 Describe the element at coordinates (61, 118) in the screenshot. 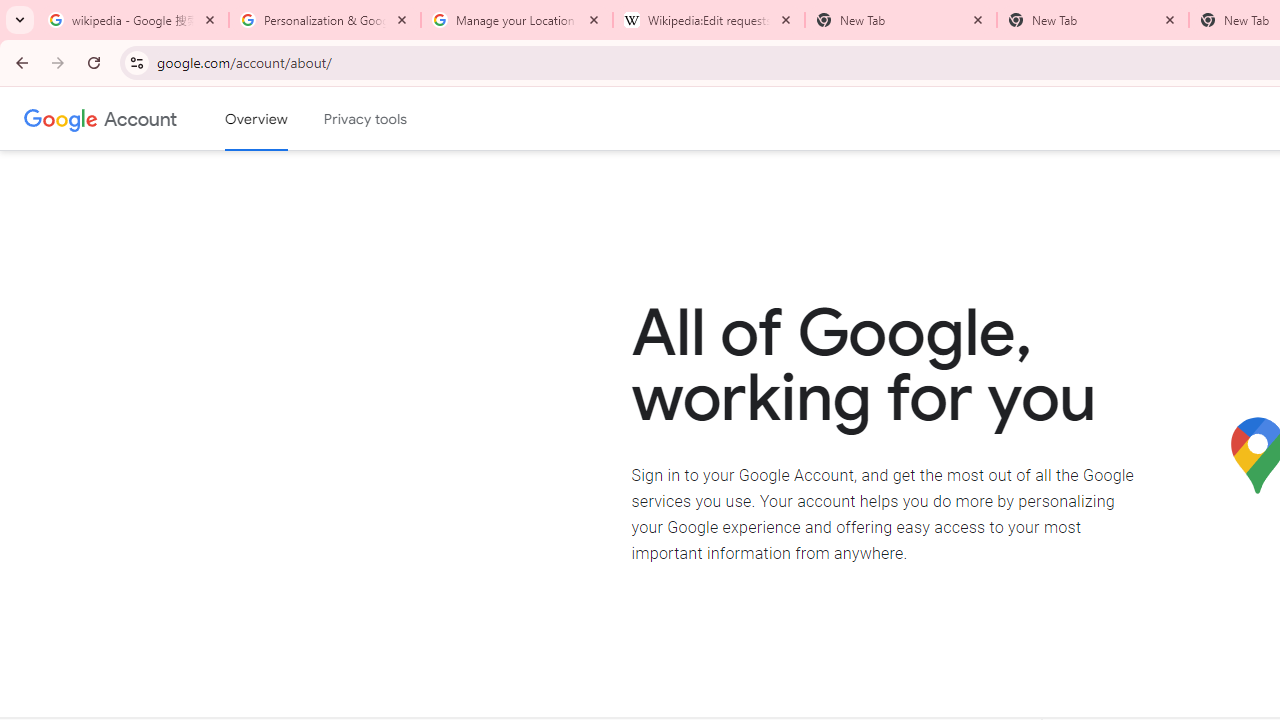

I see `'Google logo'` at that location.